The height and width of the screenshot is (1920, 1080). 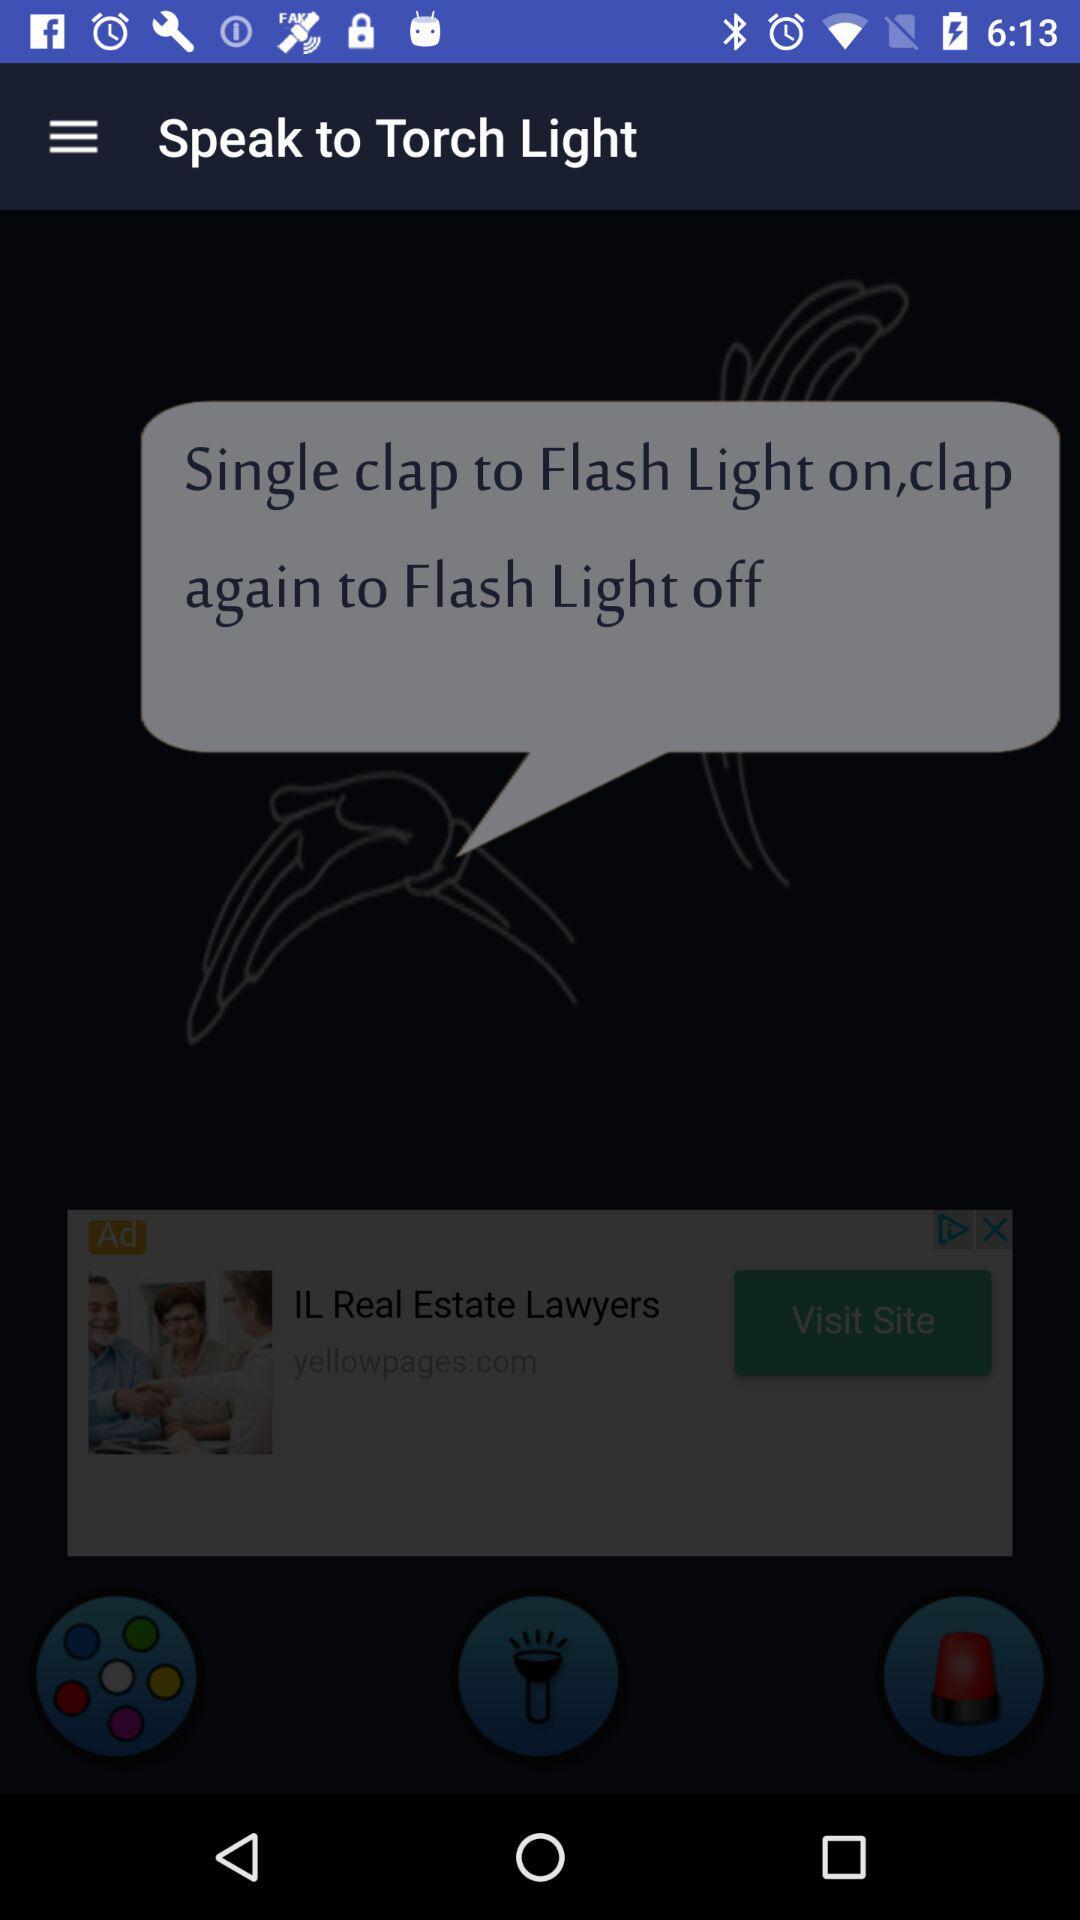 I want to click on colors, so click(x=116, y=1675).